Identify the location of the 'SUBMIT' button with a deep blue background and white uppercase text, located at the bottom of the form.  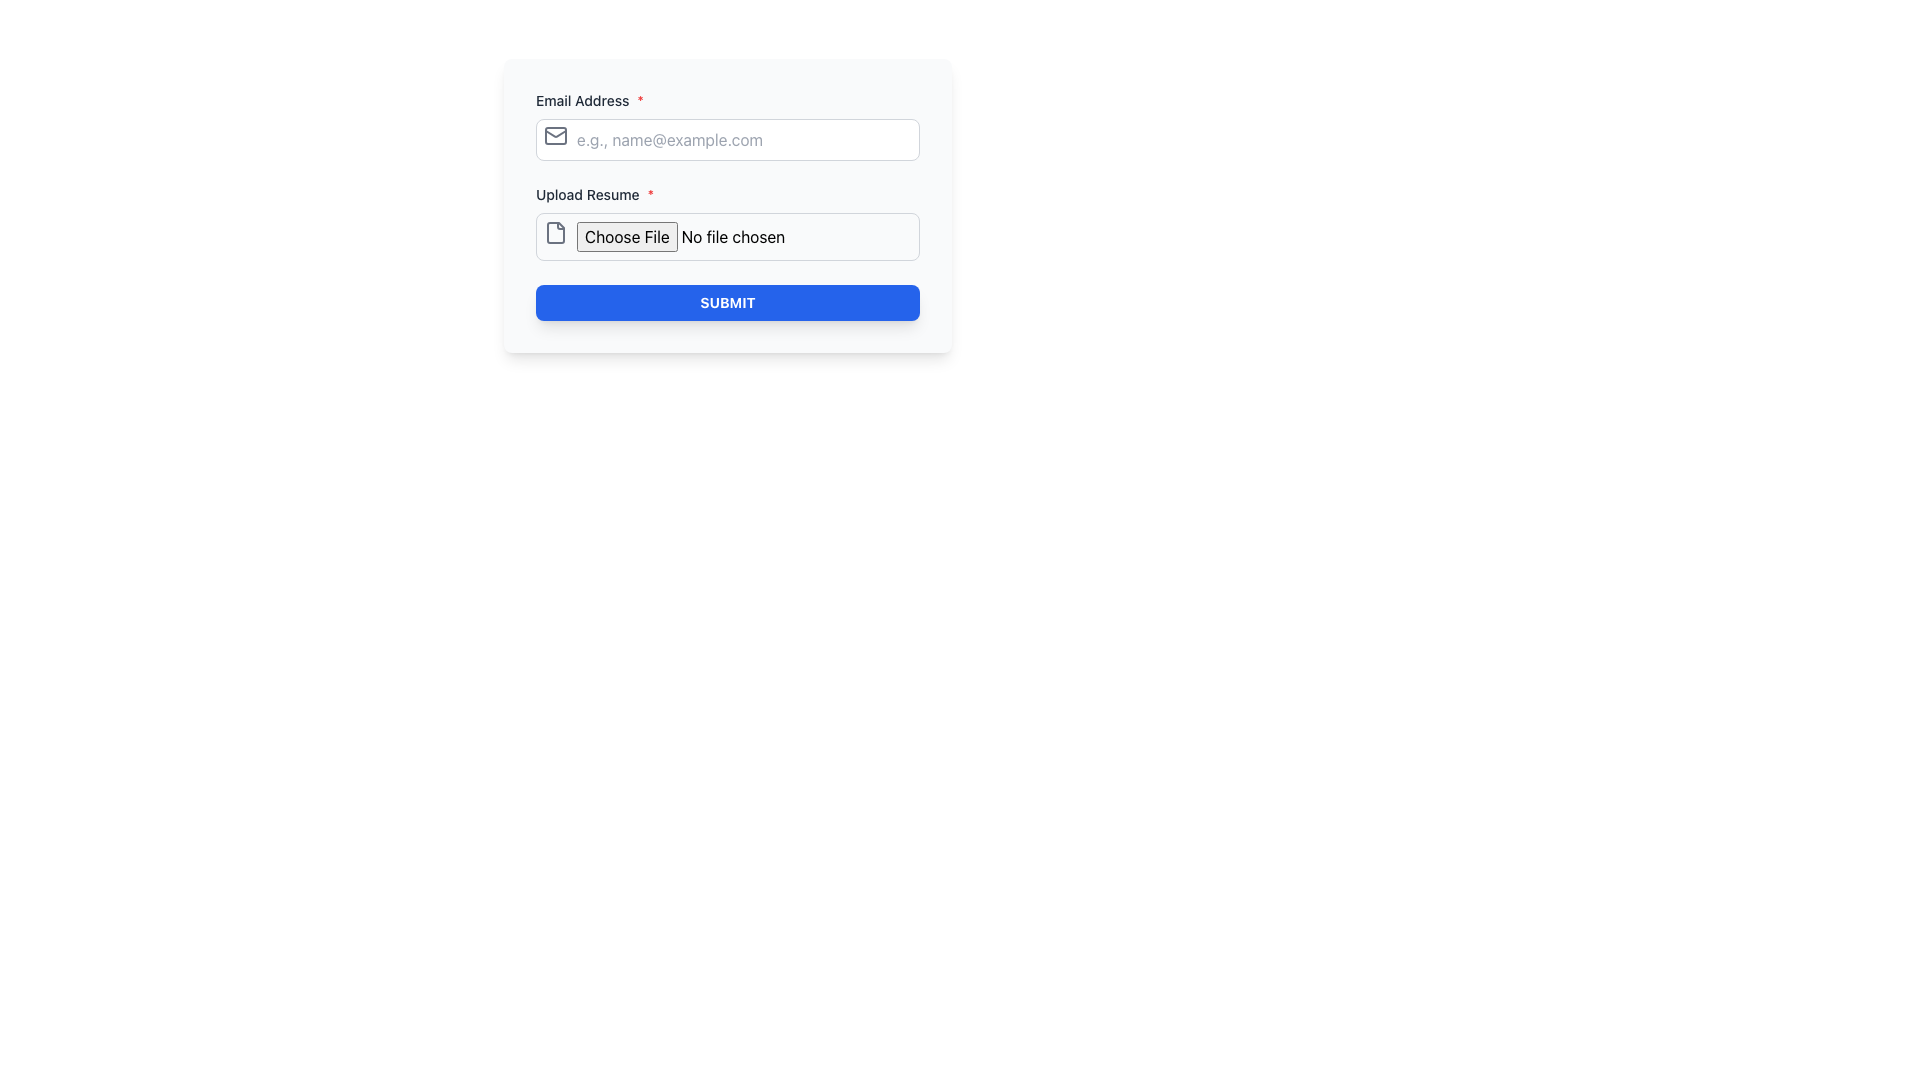
(727, 303).